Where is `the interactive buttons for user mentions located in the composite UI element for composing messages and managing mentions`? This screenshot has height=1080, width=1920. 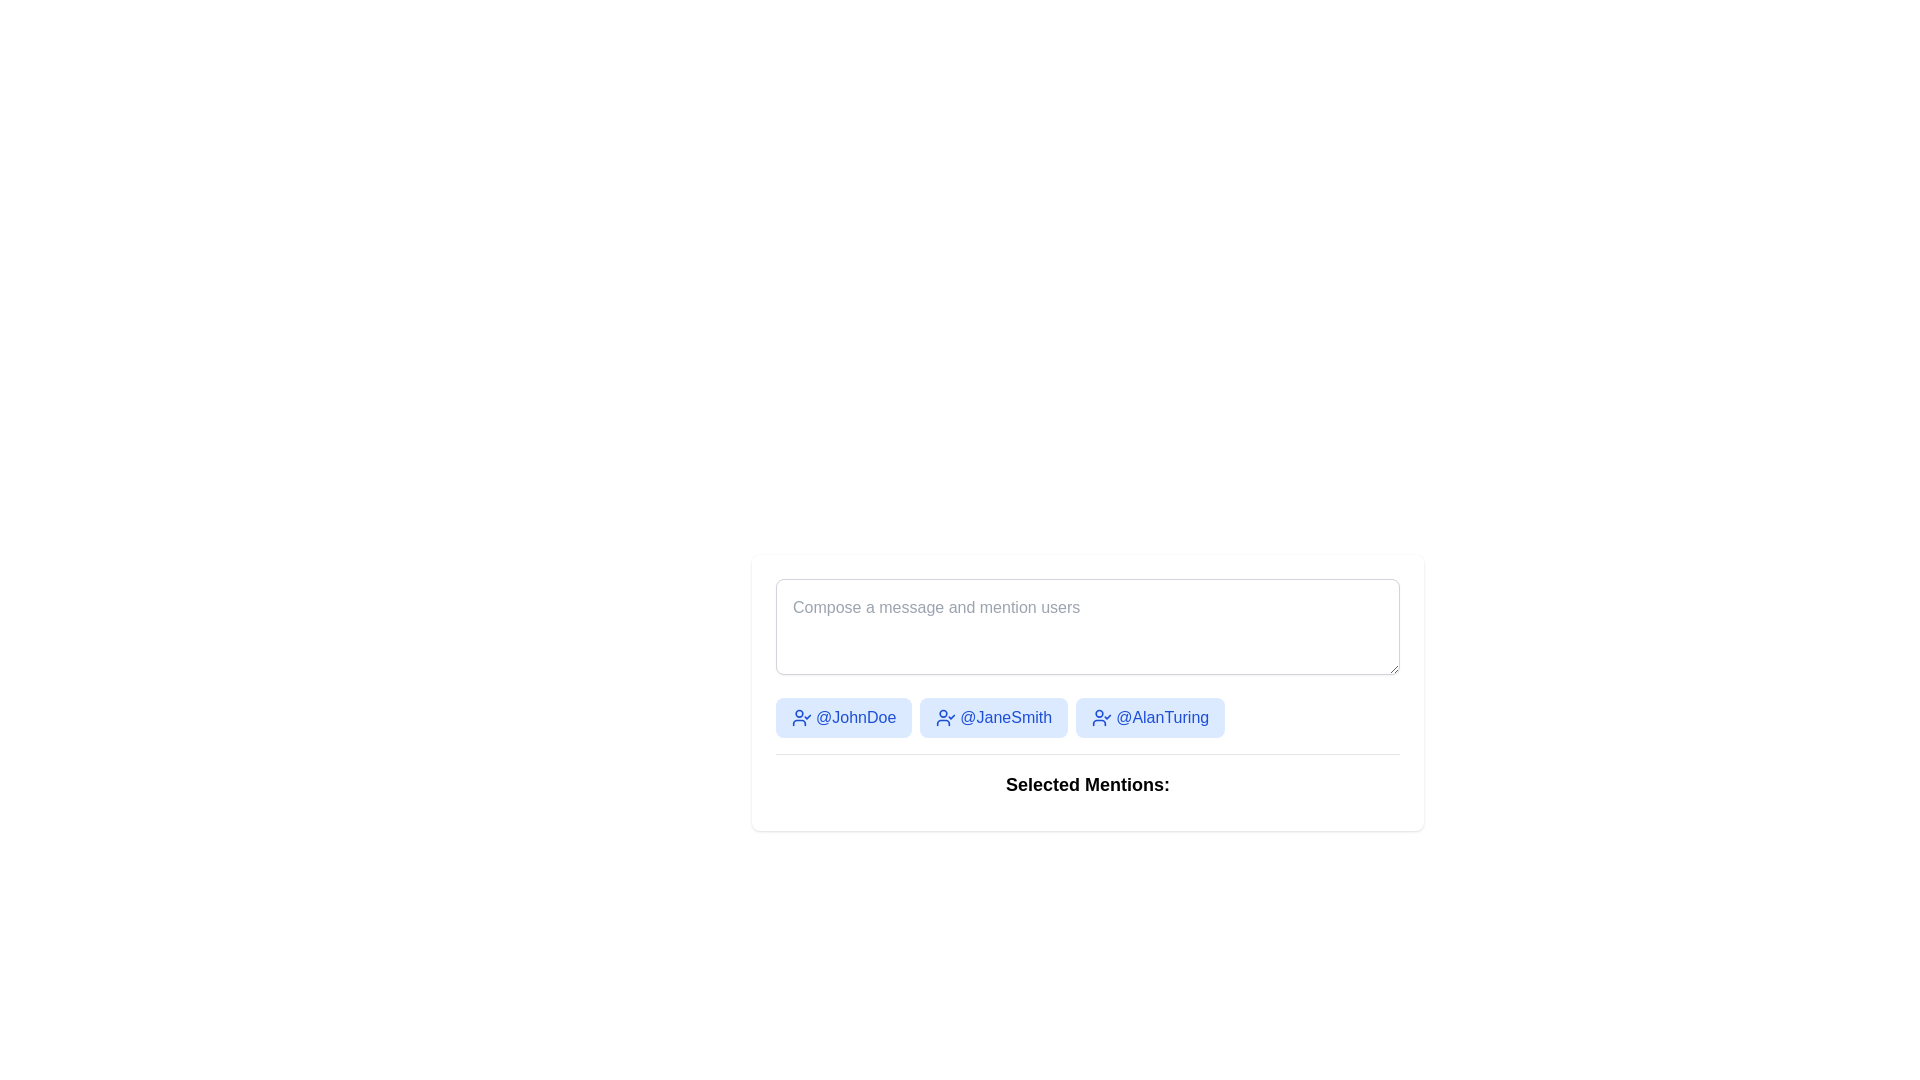
the interactive buttons for user mentions located in the composite UI element for composing messages and managing mentions is located at coordinates (1087, 692).